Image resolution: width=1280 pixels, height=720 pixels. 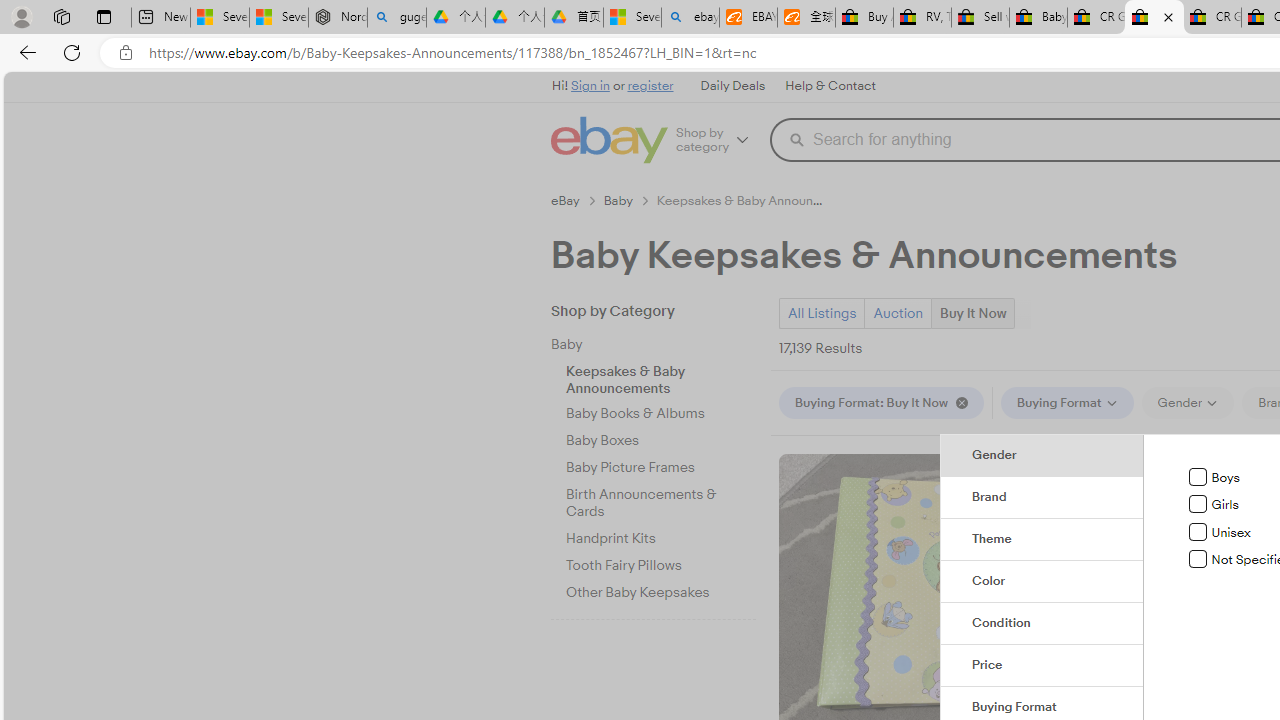 What do you see at coordinates (396, 17) in the screenshot?
I see `'guge yunpan - Search'` at bounding box center [396, 17].